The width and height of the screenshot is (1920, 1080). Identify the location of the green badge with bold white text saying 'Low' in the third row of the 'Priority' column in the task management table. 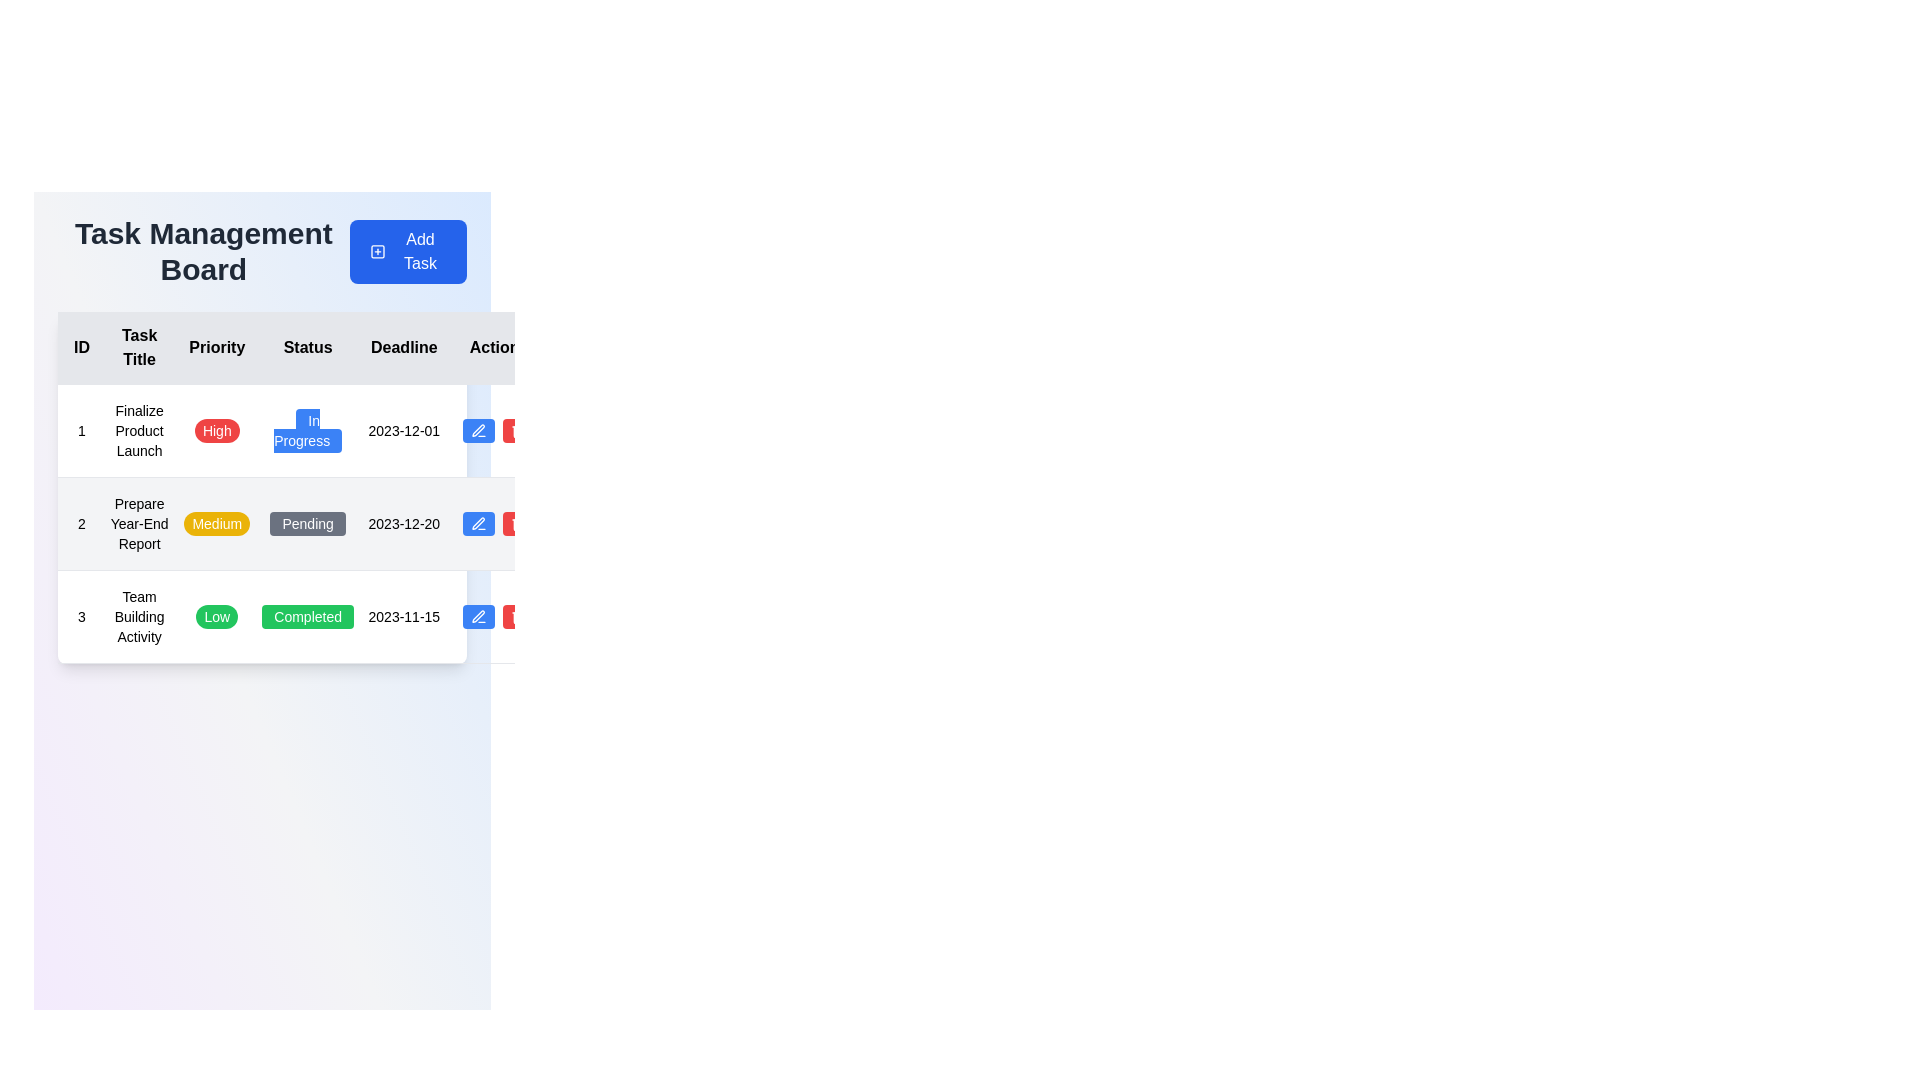
(217, 616).